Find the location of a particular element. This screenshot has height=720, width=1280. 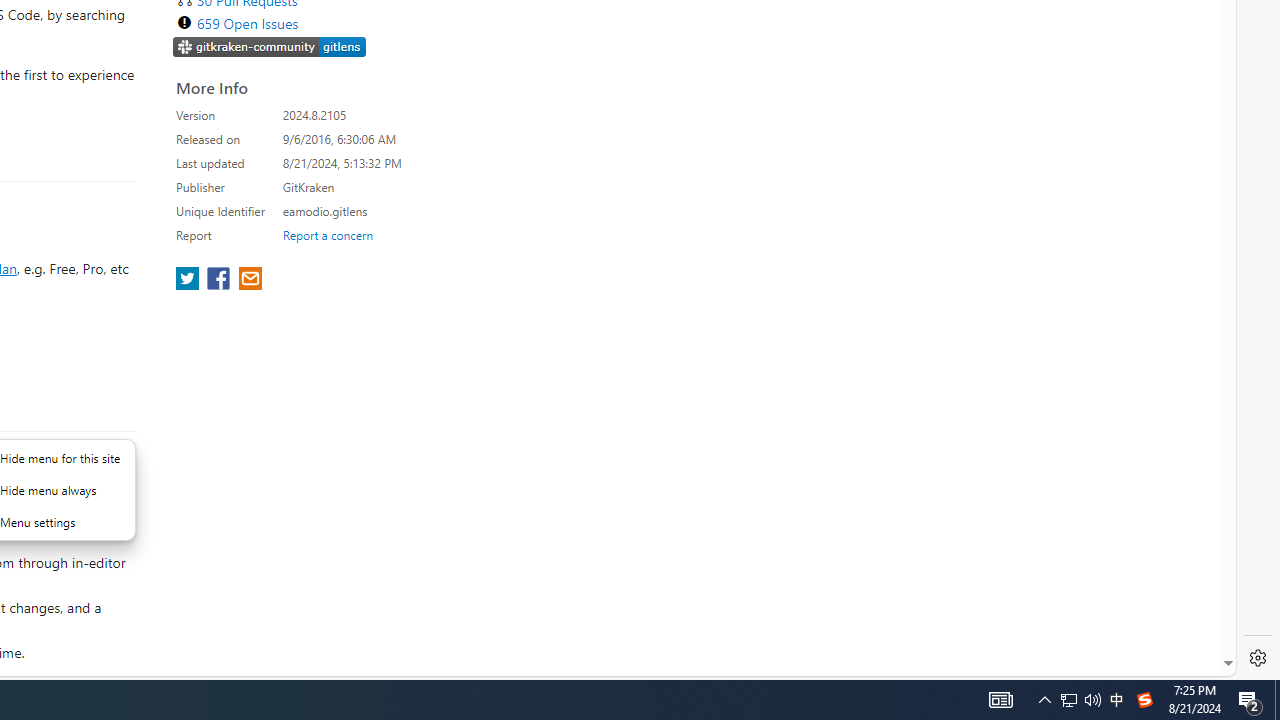

'share extension on twitter' is located at coordinates (190, 280).